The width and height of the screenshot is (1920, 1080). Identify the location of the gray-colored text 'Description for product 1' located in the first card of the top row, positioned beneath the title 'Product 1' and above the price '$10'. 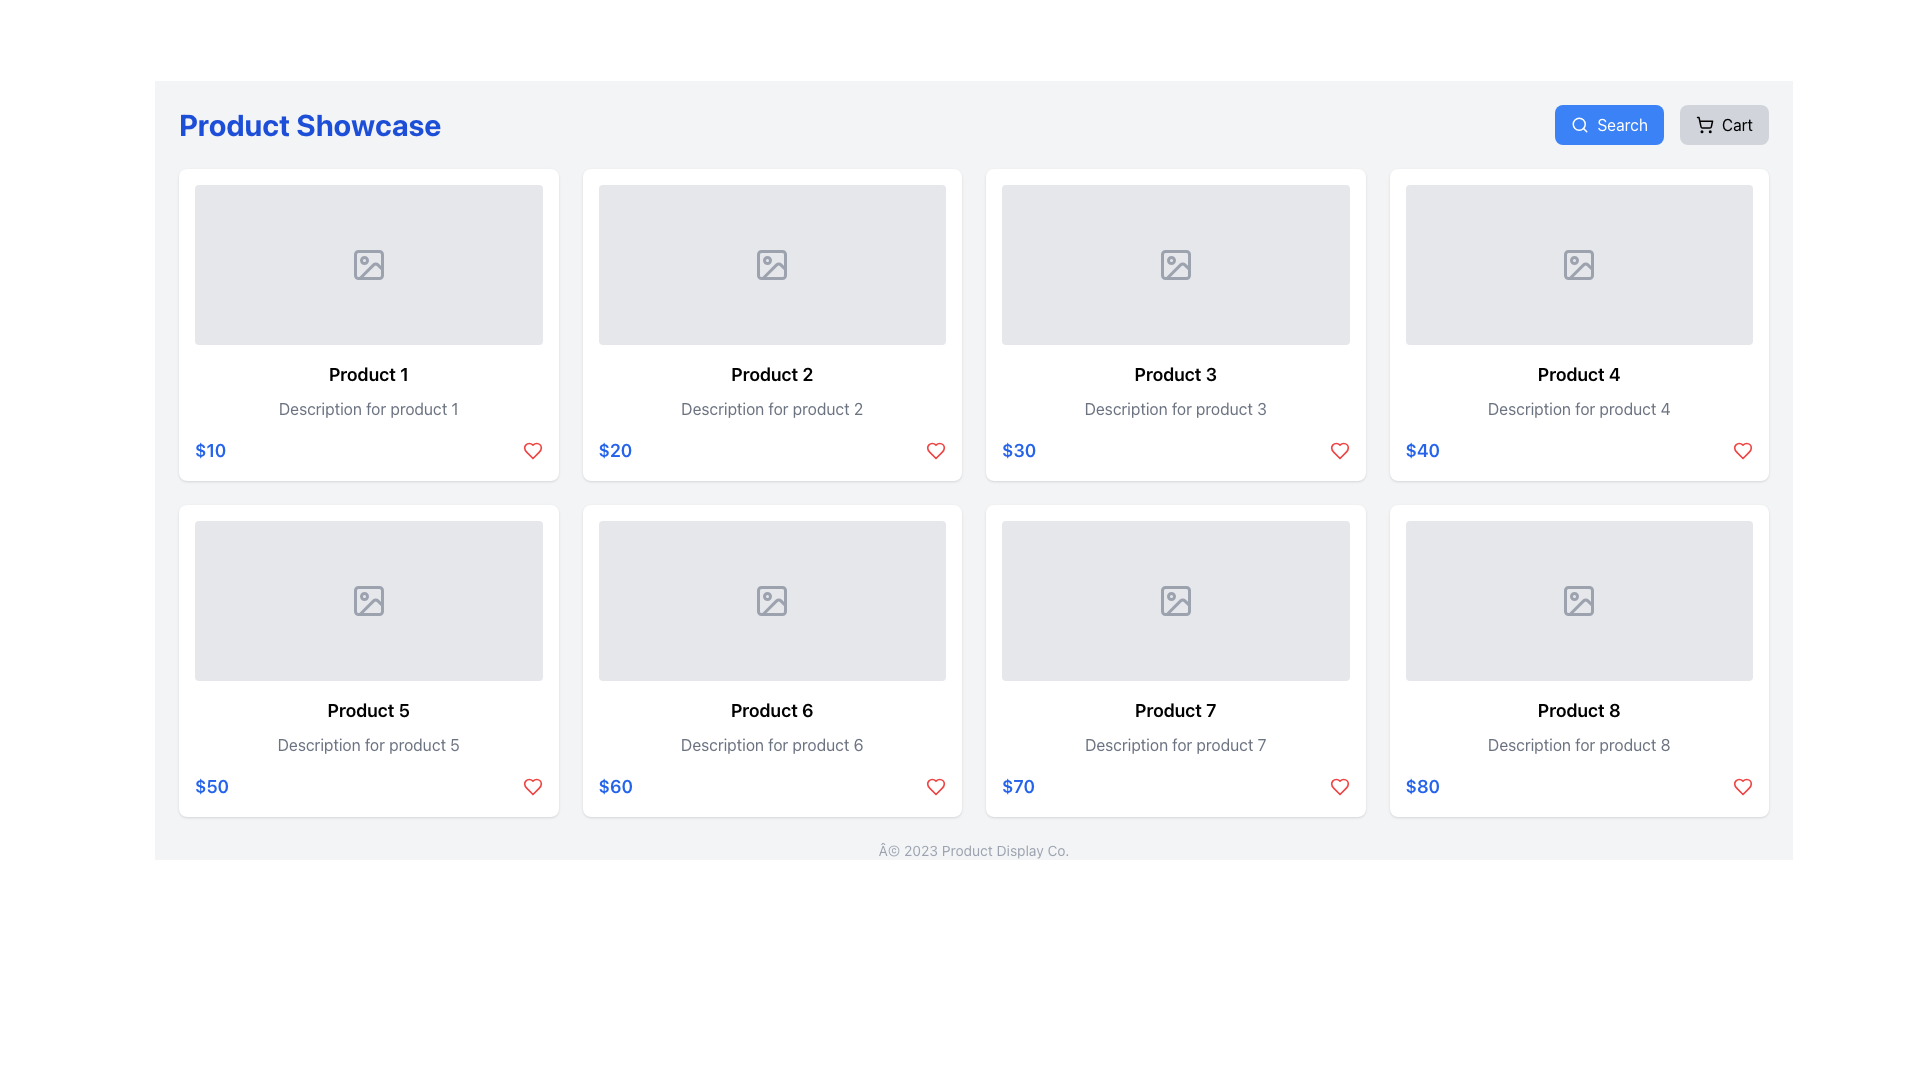
(368, 407).